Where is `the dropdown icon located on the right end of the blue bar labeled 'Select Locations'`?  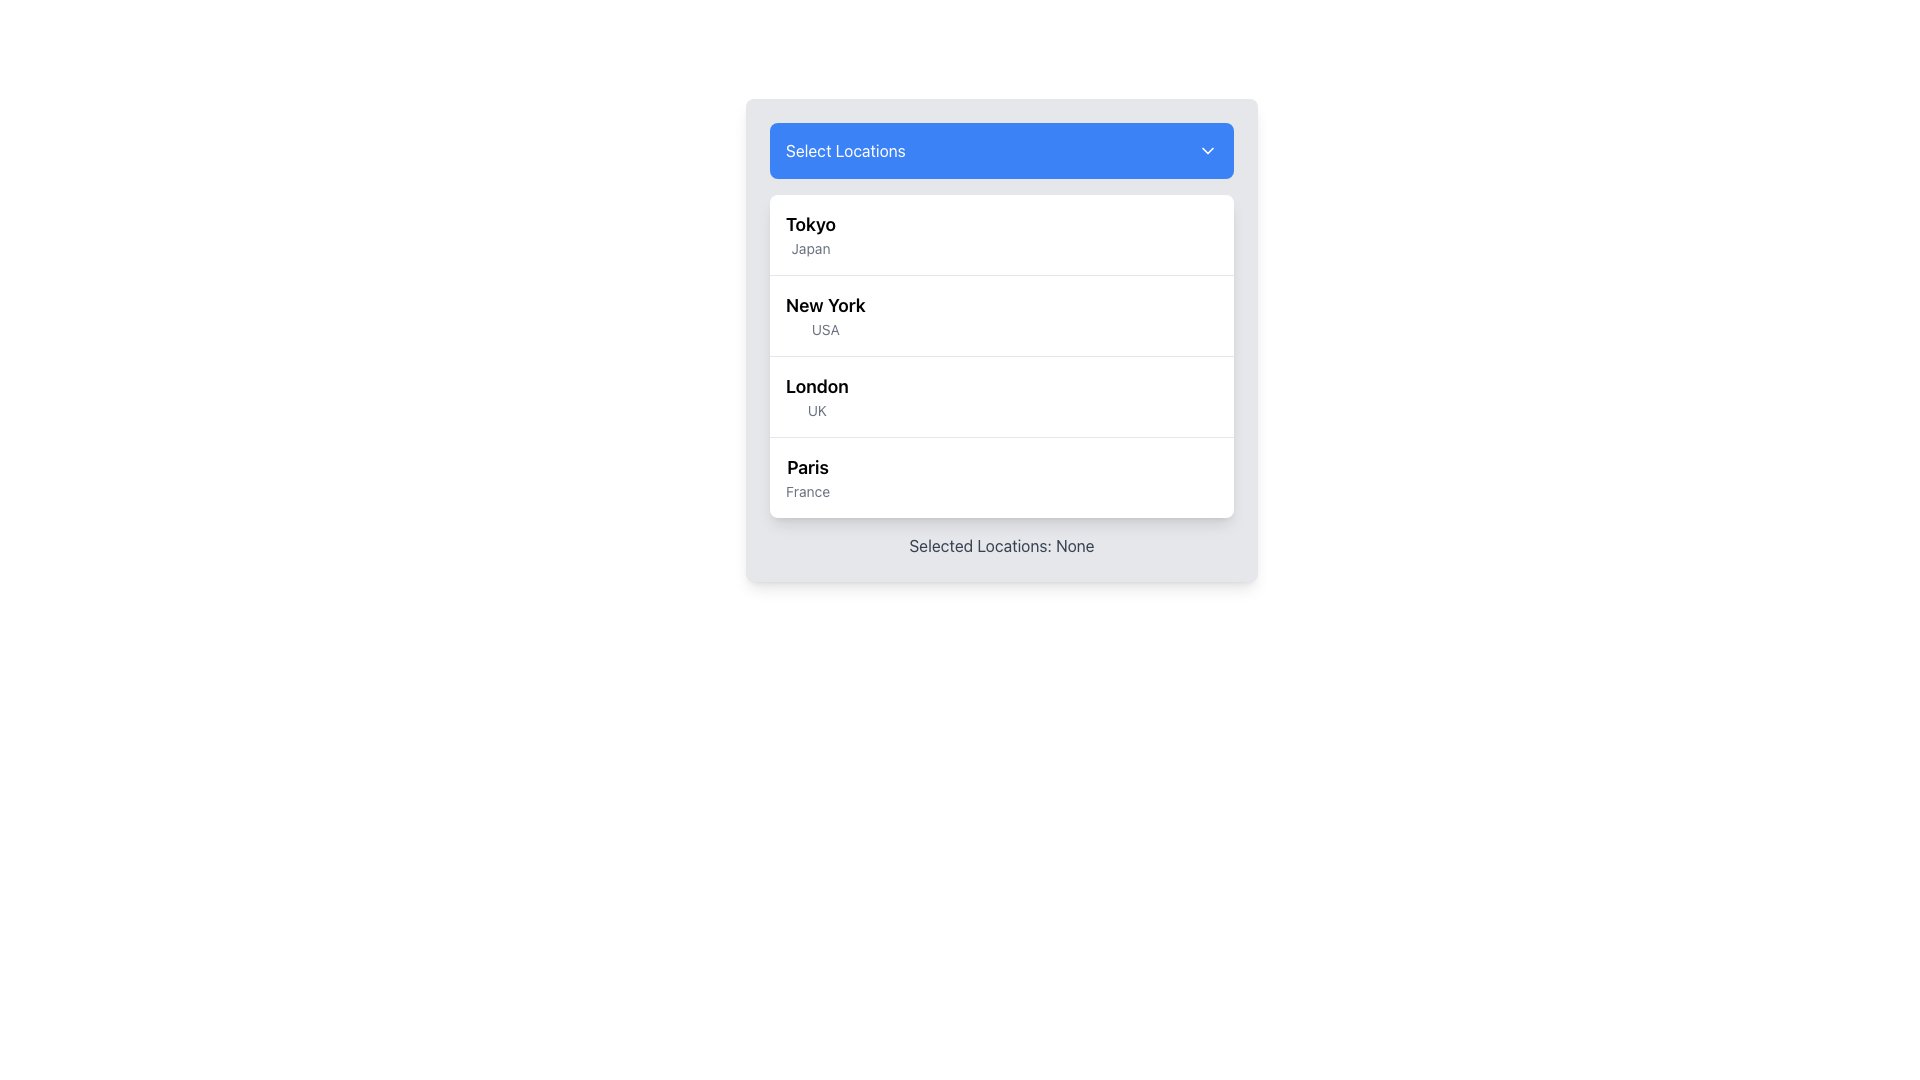 the dropdown icon located on the right end of the blue bar labeled 'Select Locations' is located at coordinates (1207, 149).